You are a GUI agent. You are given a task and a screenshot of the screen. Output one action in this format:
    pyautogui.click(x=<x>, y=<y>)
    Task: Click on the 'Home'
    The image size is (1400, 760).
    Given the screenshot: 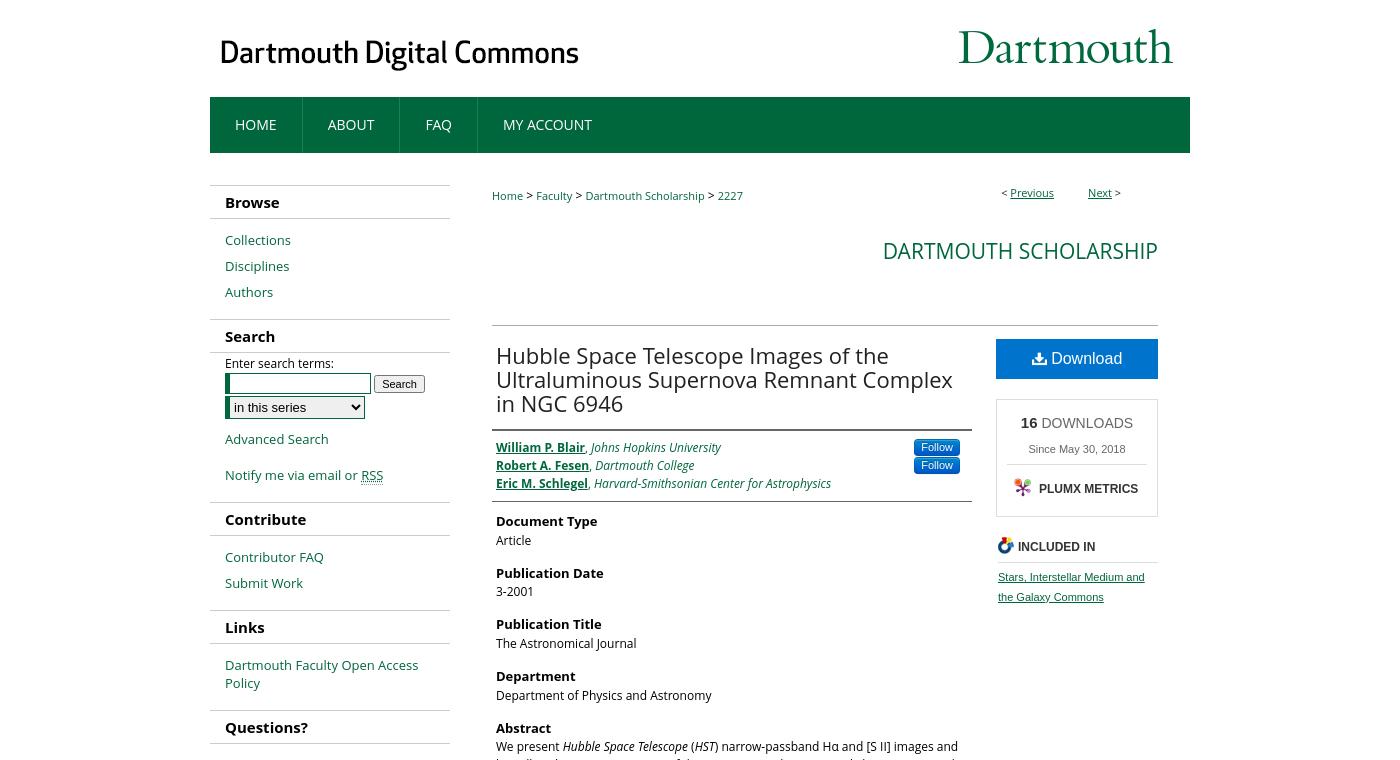 What is the action you would take?
    pyautogui.click(x=507, y=194)
    